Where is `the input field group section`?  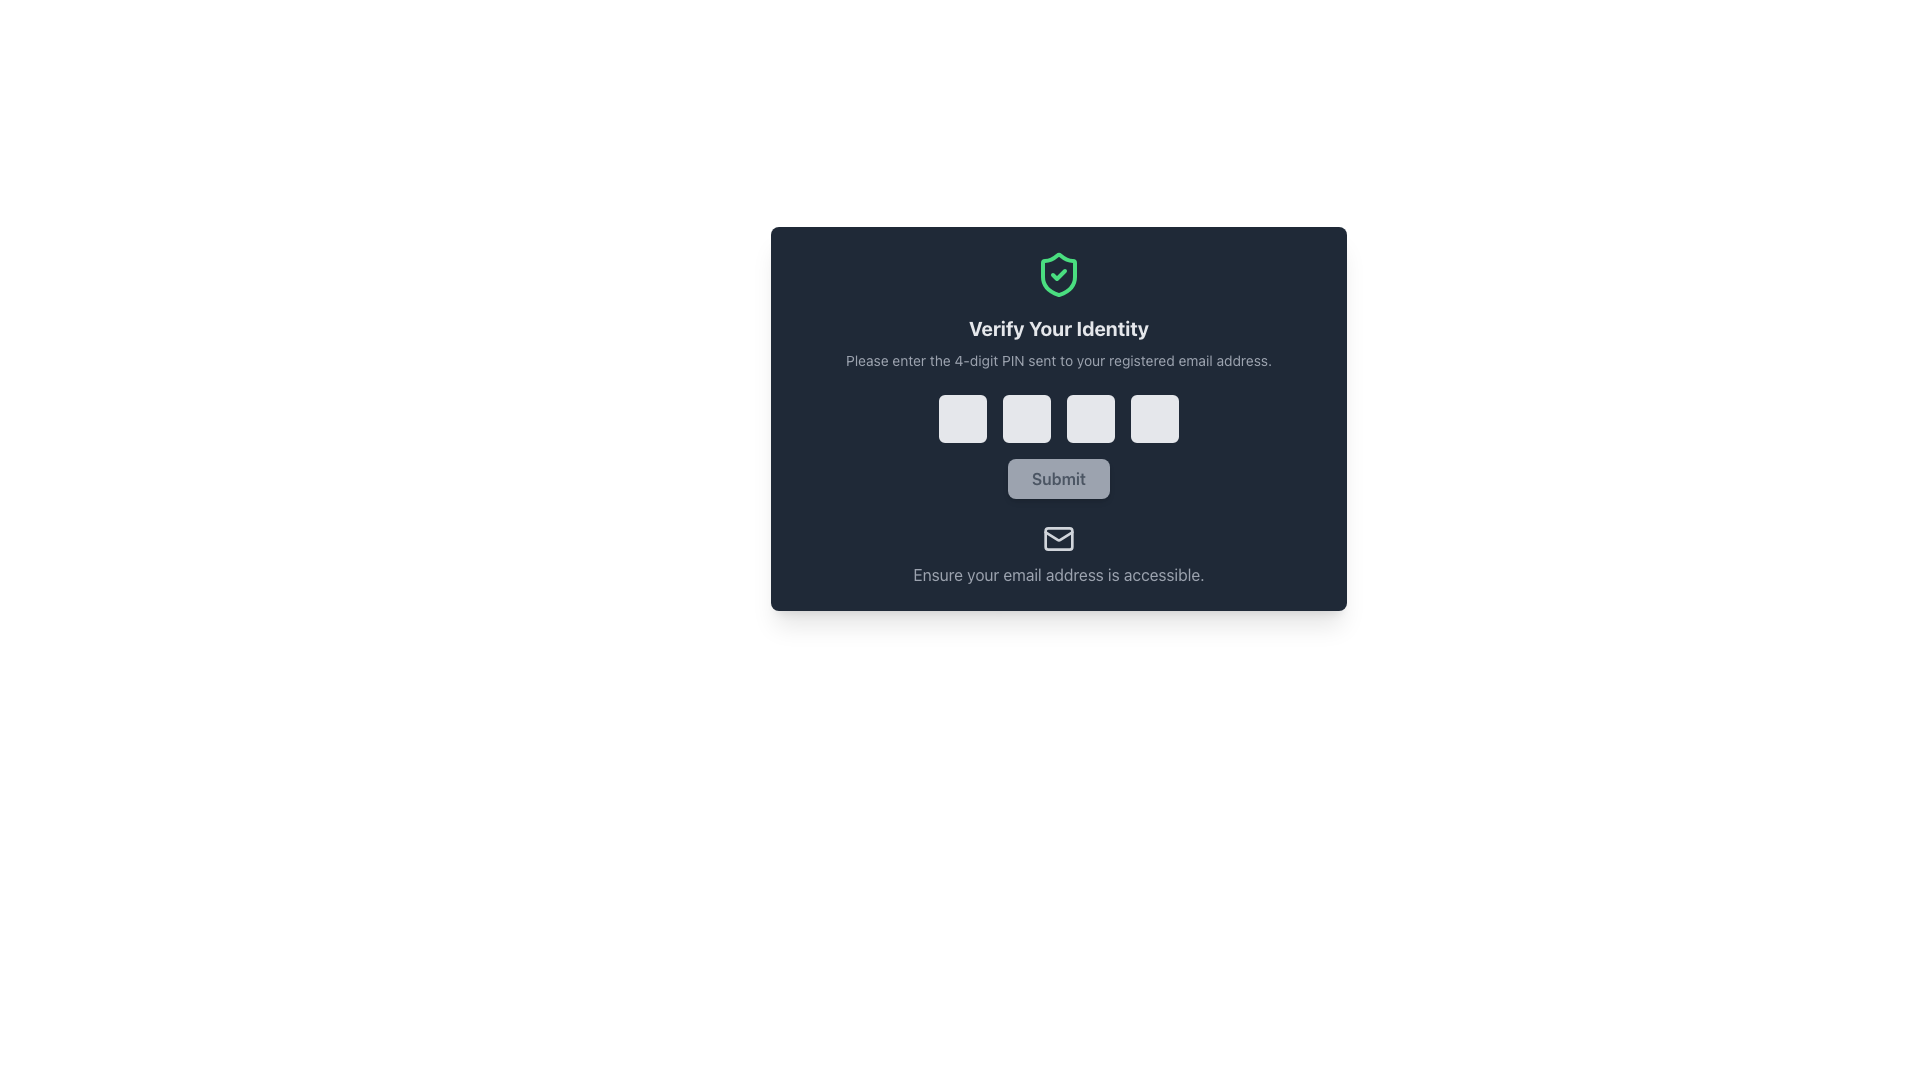
the input field group section is located at coordinates (1058, 418).